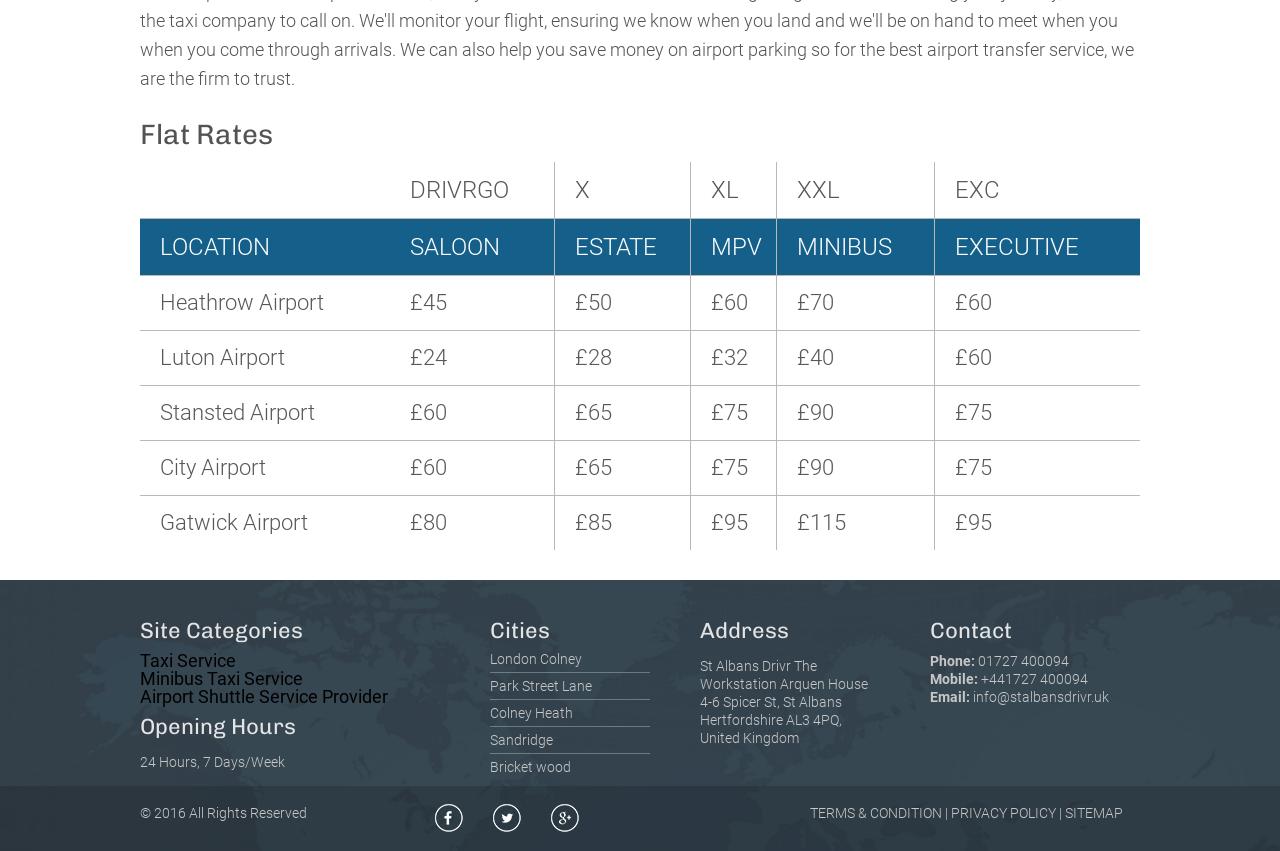  What do you see at coordinates (521, 739) in the screenshot?
I see `'Sandridge'` at bounding box center [521, 739].